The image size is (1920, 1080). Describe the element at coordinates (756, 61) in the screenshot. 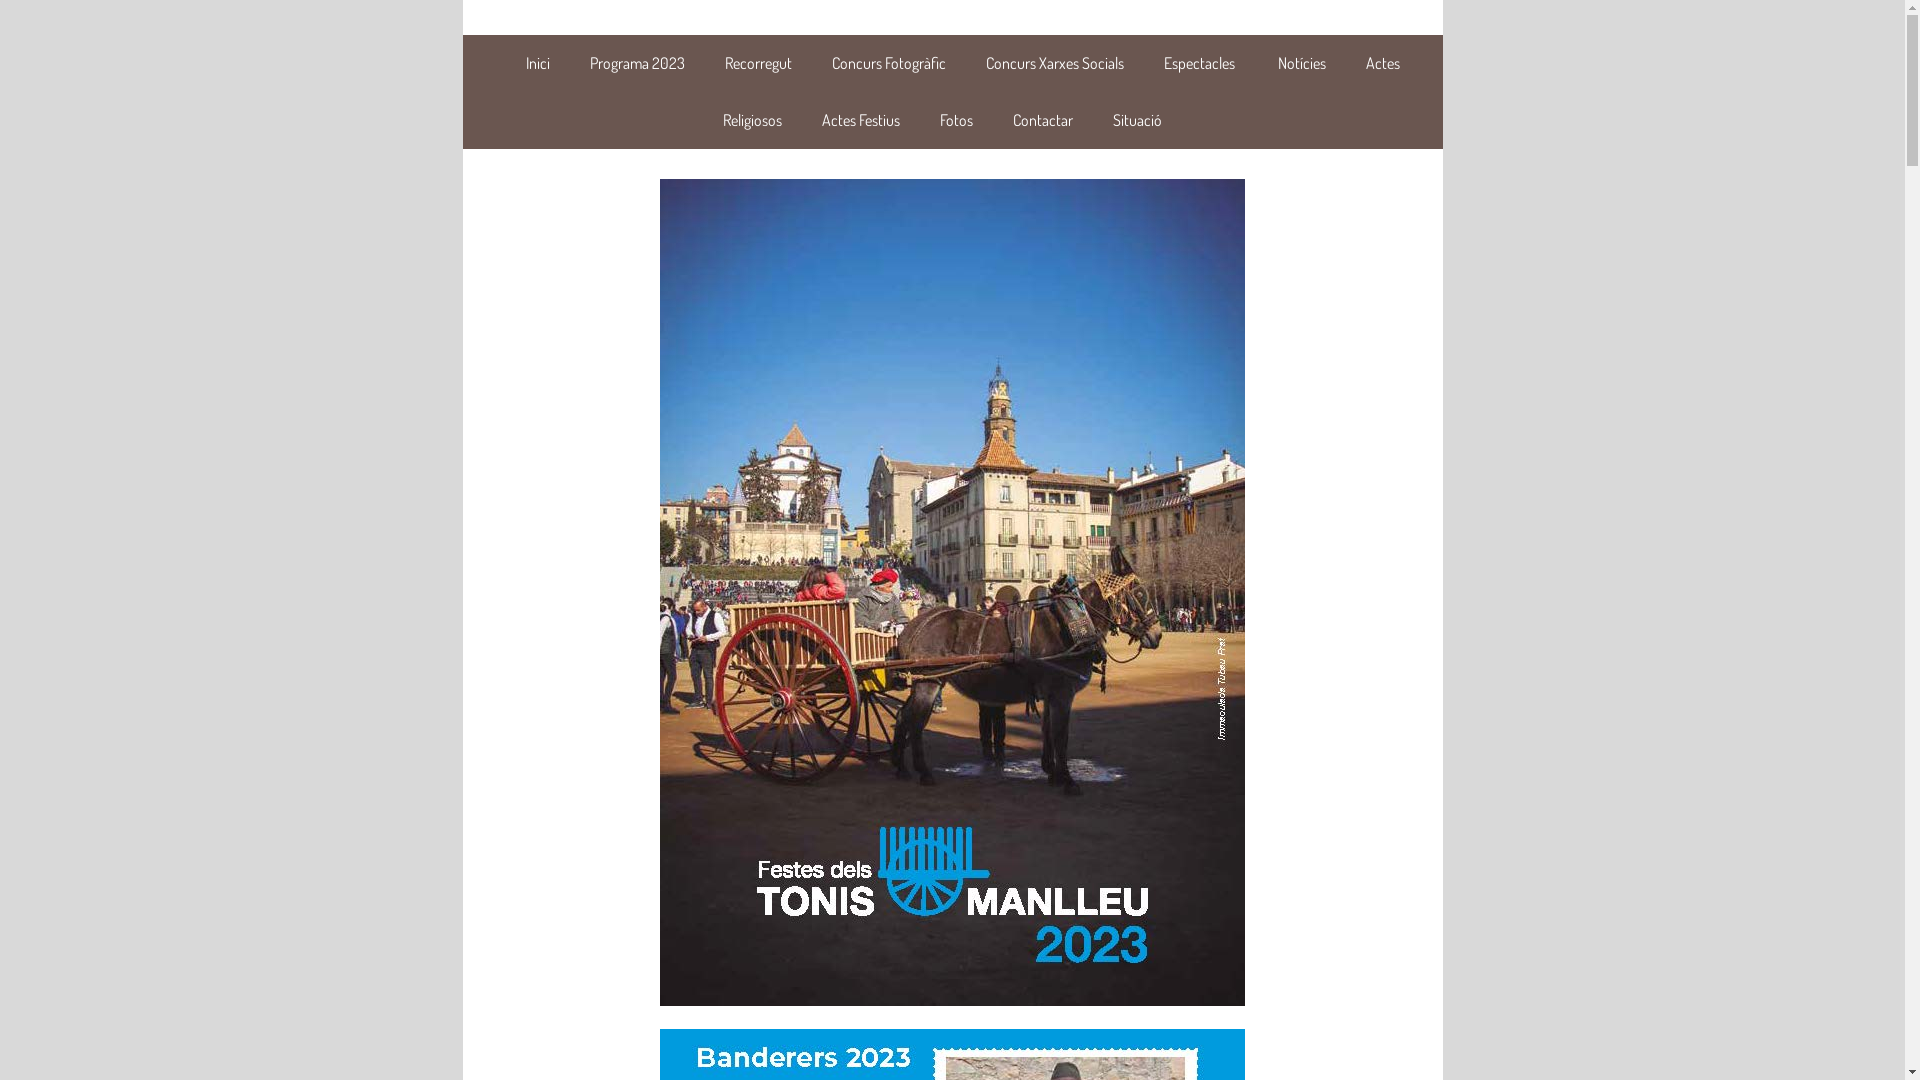

I see `'Recorregut'` at that location.